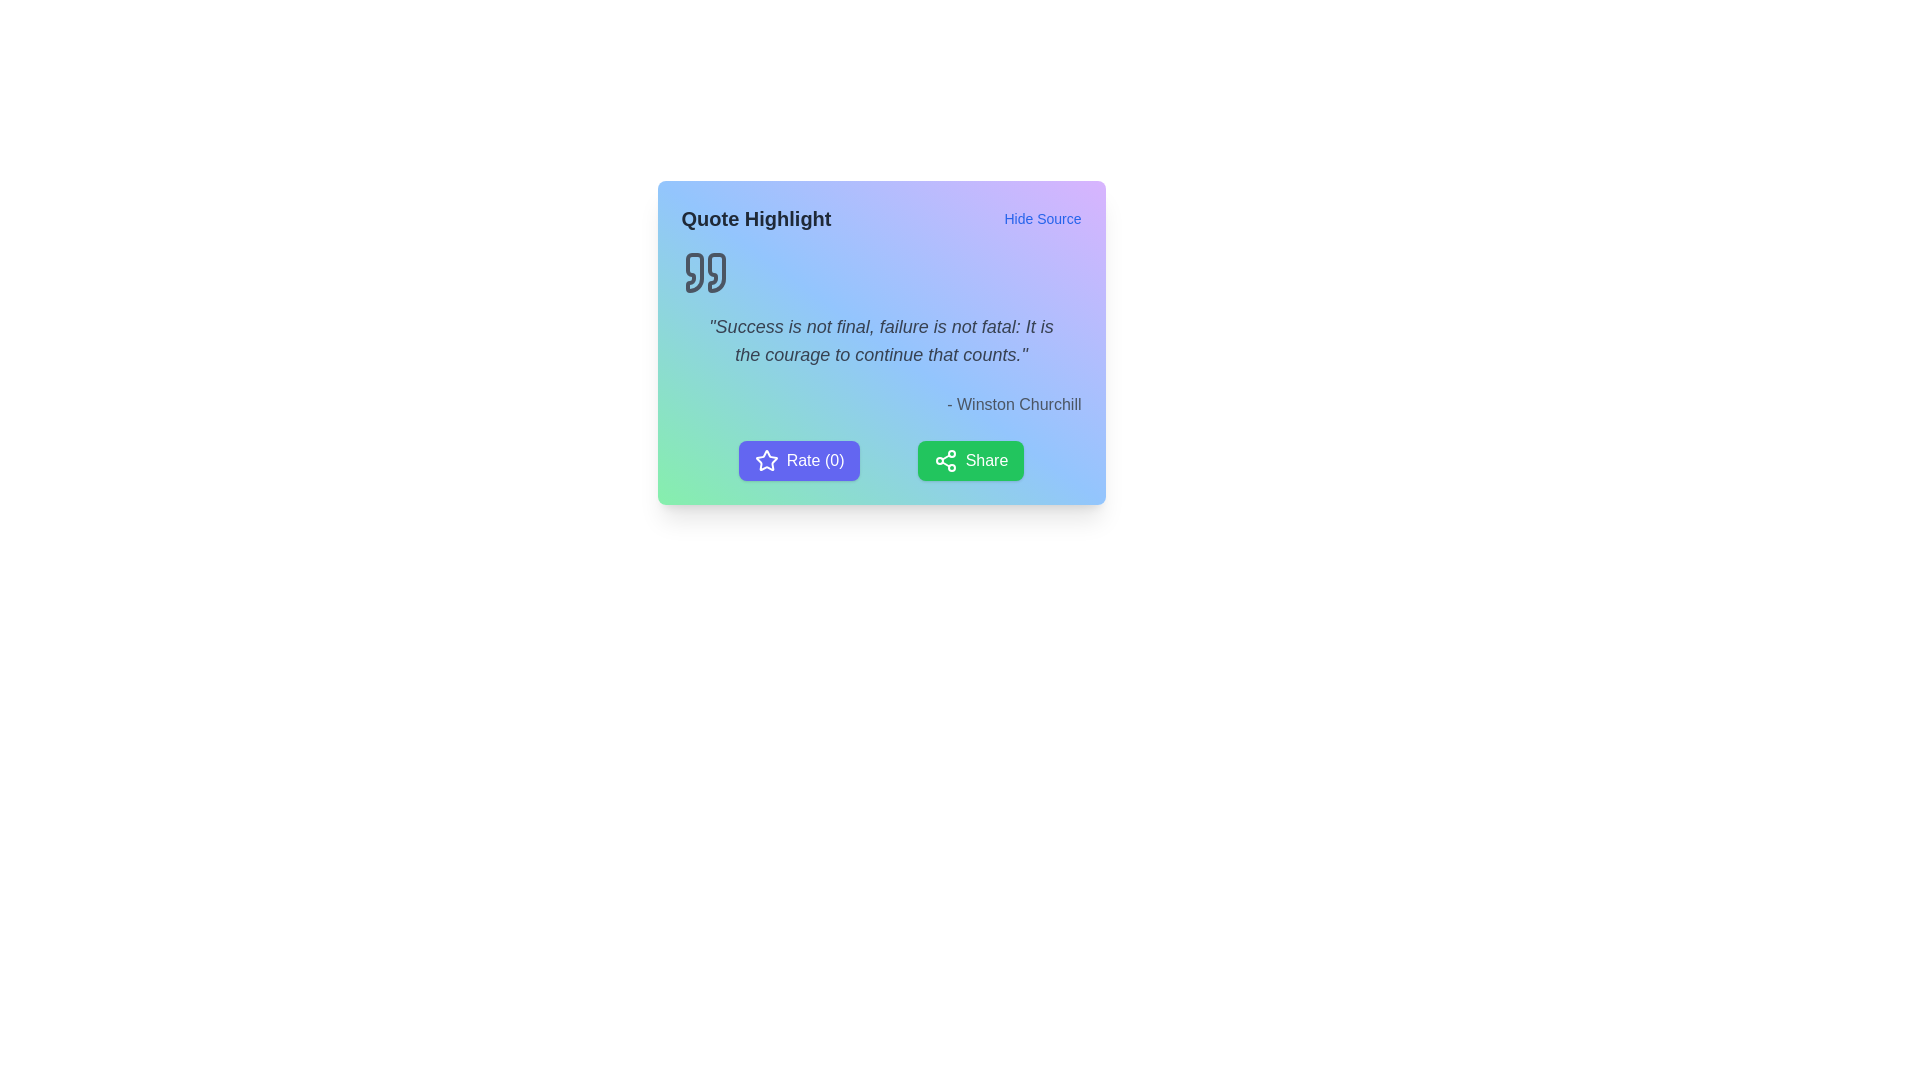  What do you see at coordinates (765, 461) in the screenshot?
I see `the rating icon associated with the 'Rate (0)' button, which is styled with a blue background and located at the bottom-left corner of a card` at bounding box center [765, 461].